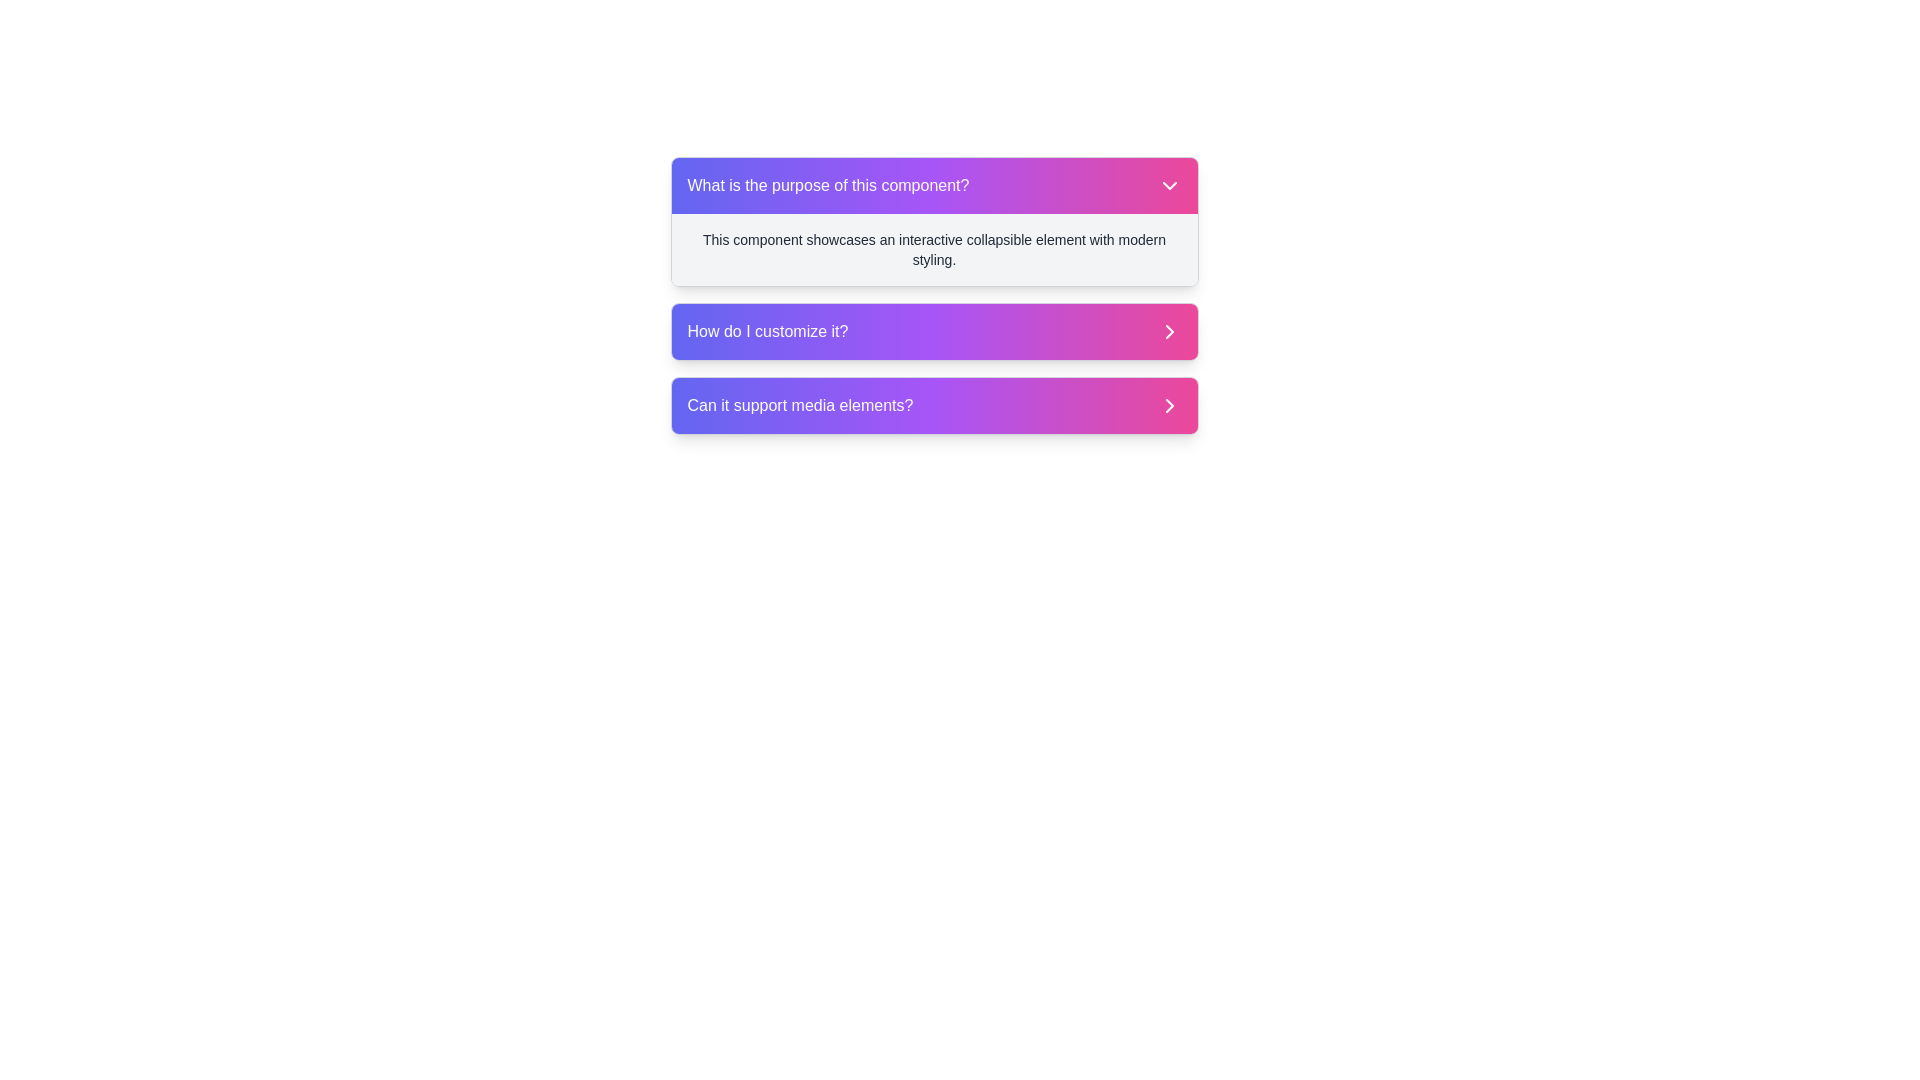 The image size is (1920, 1080). I want to click on the chevron icon located within the second button labeled 'How do I customize it?', so click(1169, 330).